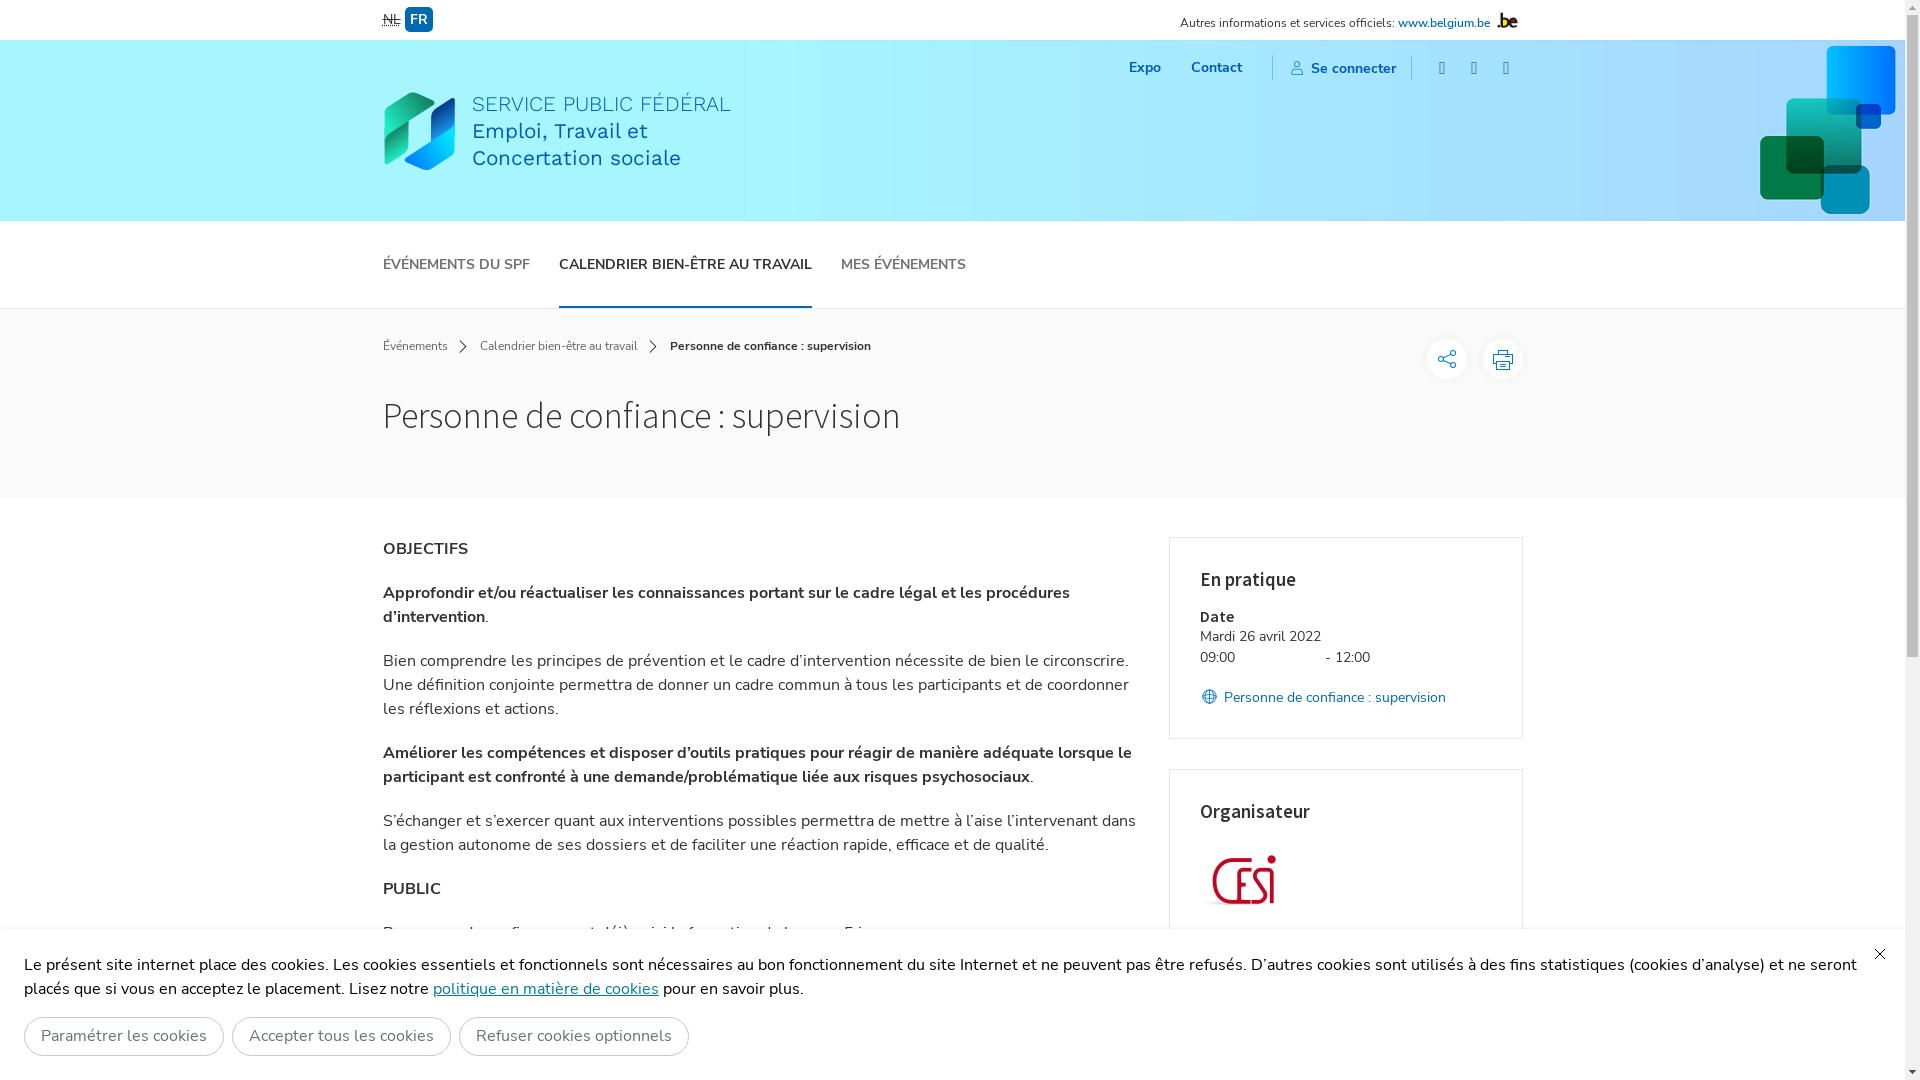 This screenshot has height=1080, width=1920. Describe the element at coordinates (1879, 952) in the screenshot. I see `'Fermer'` at that location.